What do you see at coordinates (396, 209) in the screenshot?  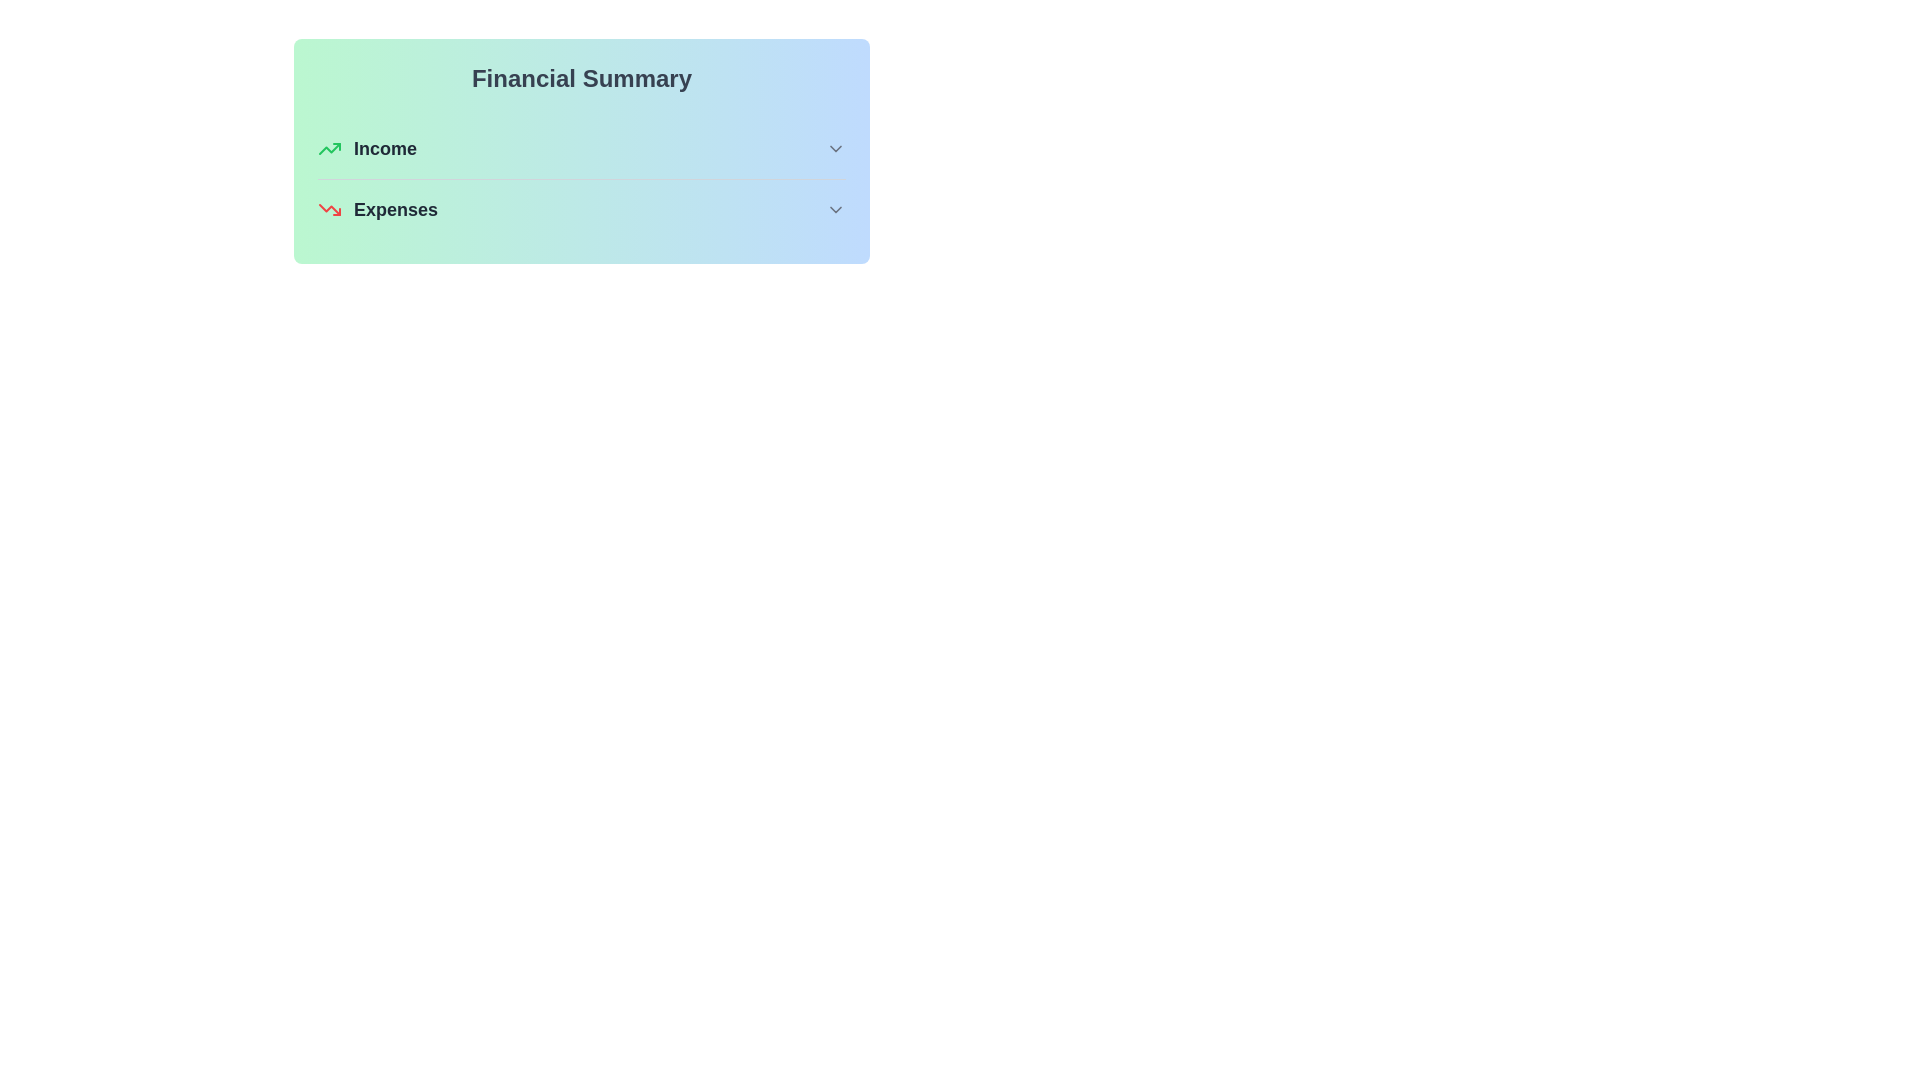 I see `the static text label displaying 'Expenses' in bold font, located in the financial summary section, directly below the 'Income' entry` at bounding box center [396, 209].